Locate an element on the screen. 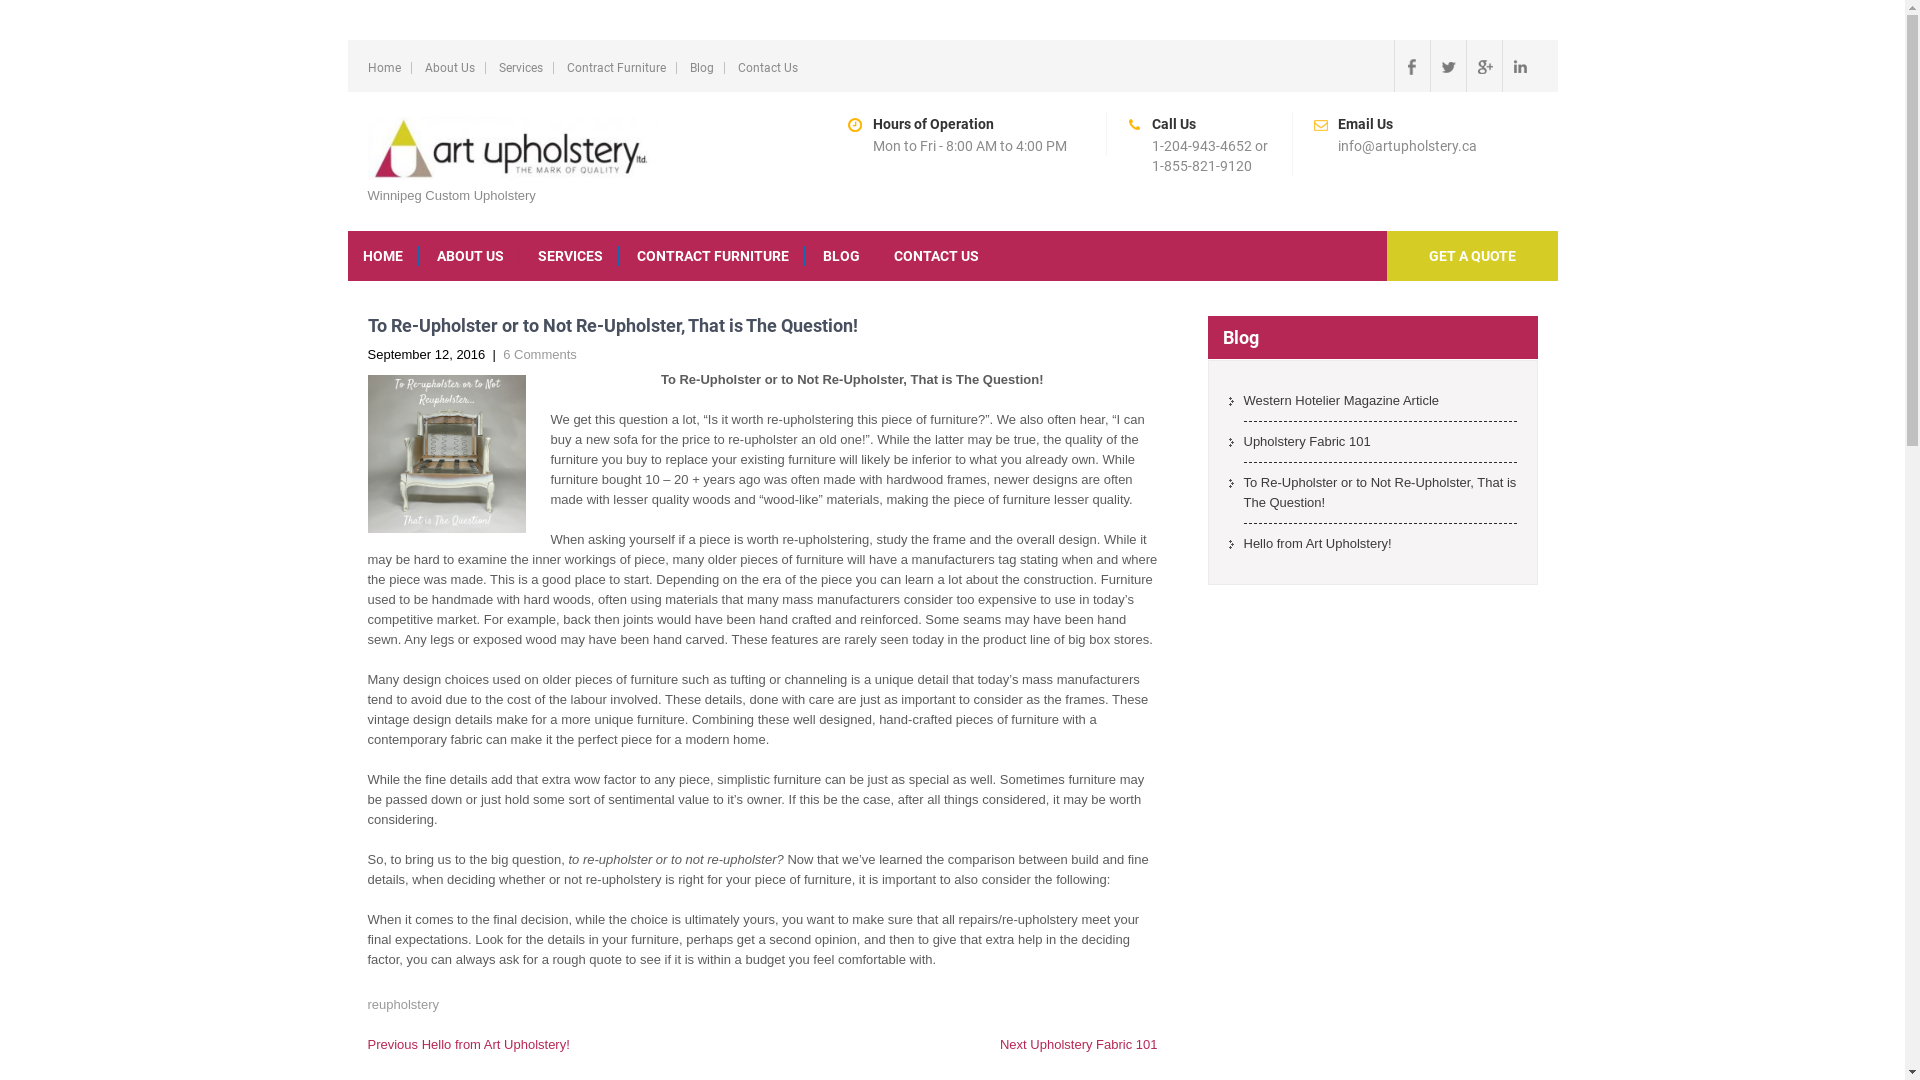 The image size is (1920, 1080). 'linkedin' is located at coordinates (1520, 64).